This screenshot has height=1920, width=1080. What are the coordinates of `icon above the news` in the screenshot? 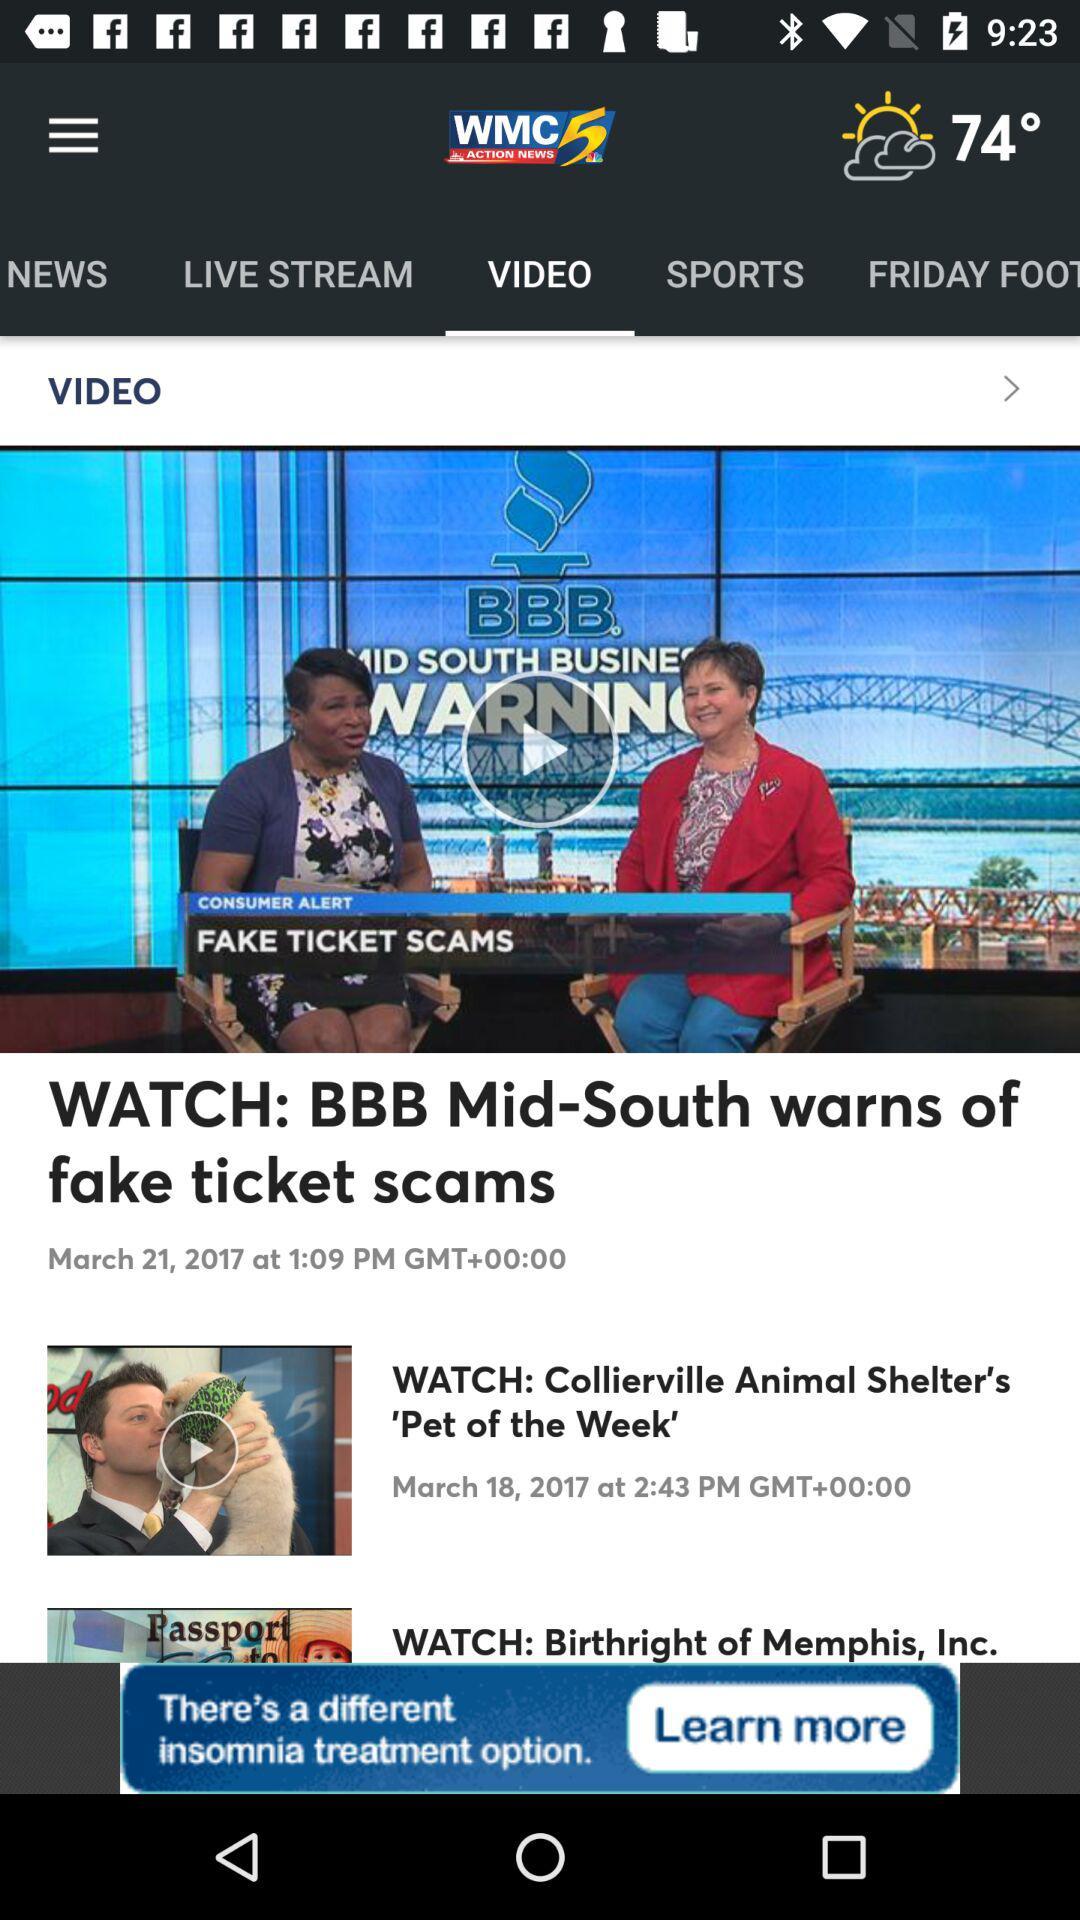 It's located at (72, 135).